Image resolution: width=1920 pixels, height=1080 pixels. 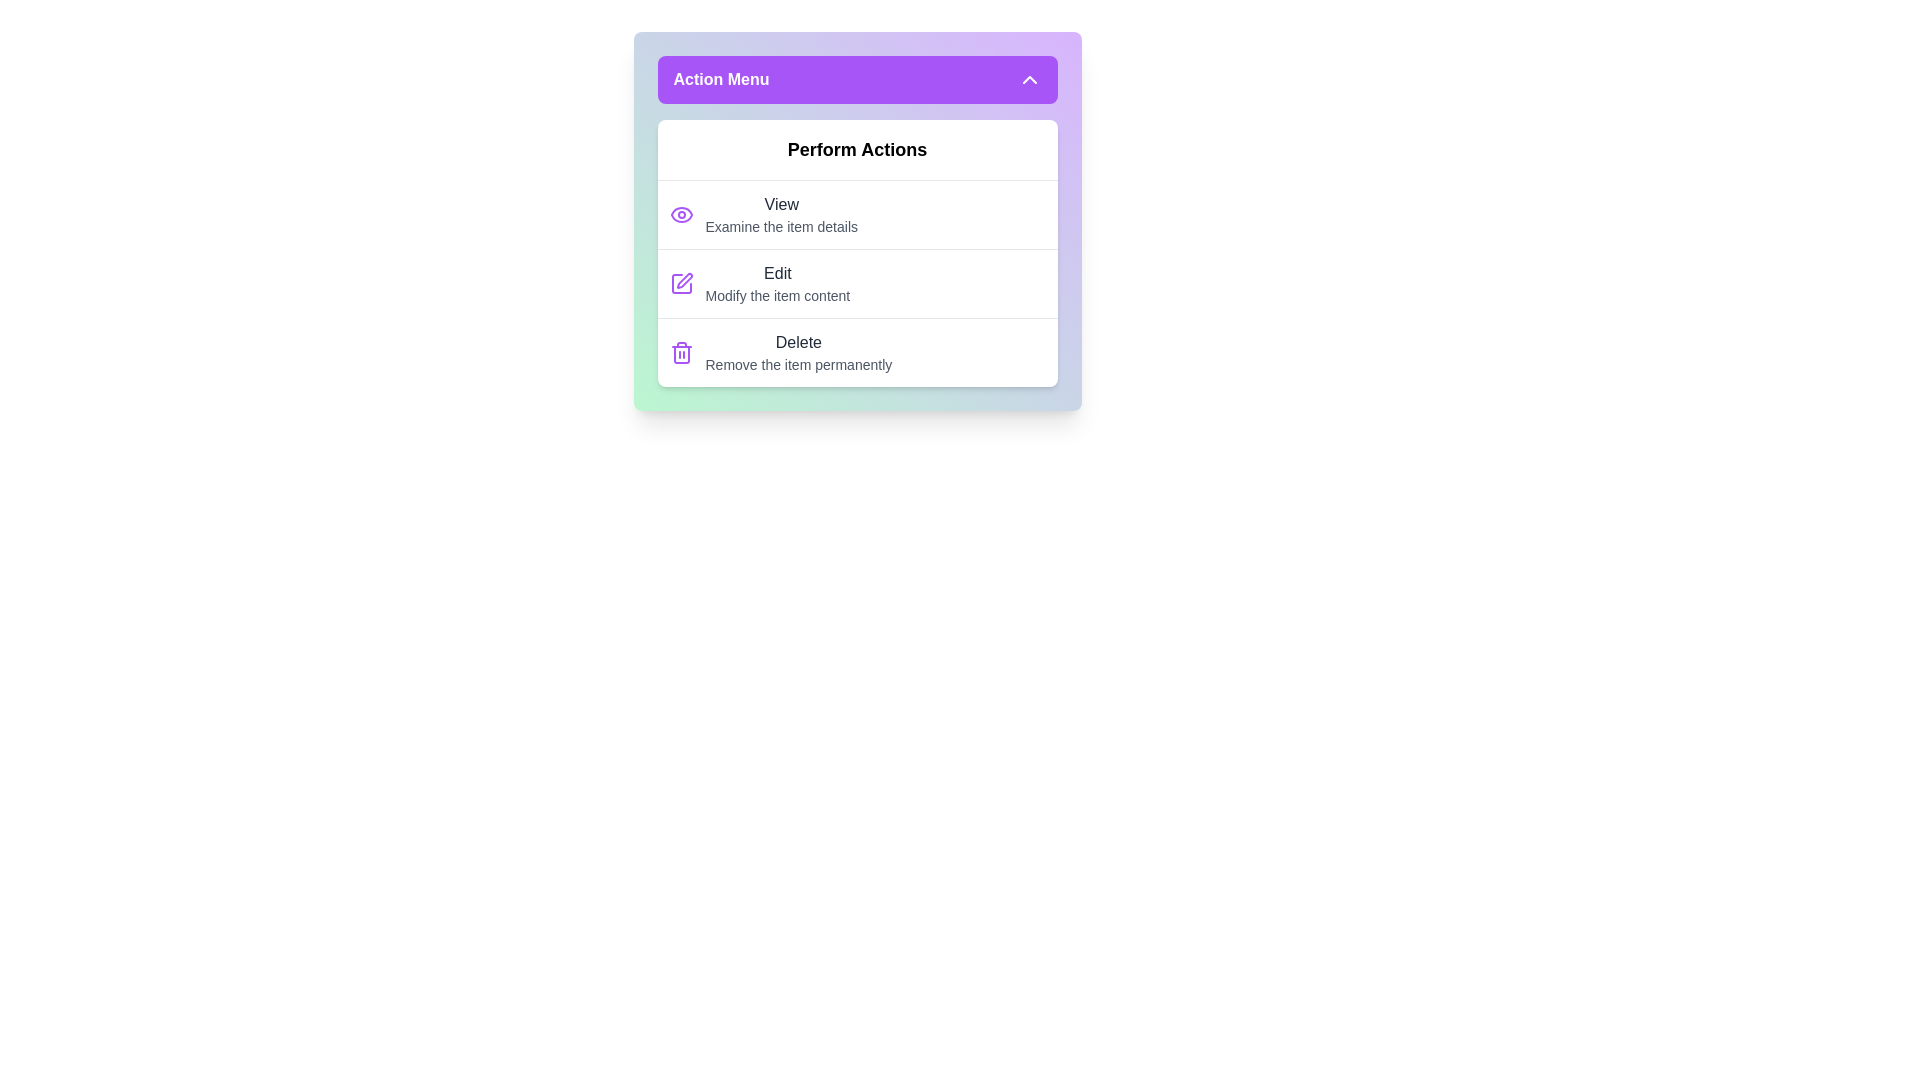 What do you see at coordinates (776, 284) in the screenshot?
I see `the 'Edit' action item in the action menu` at bounding box center [776, 284].